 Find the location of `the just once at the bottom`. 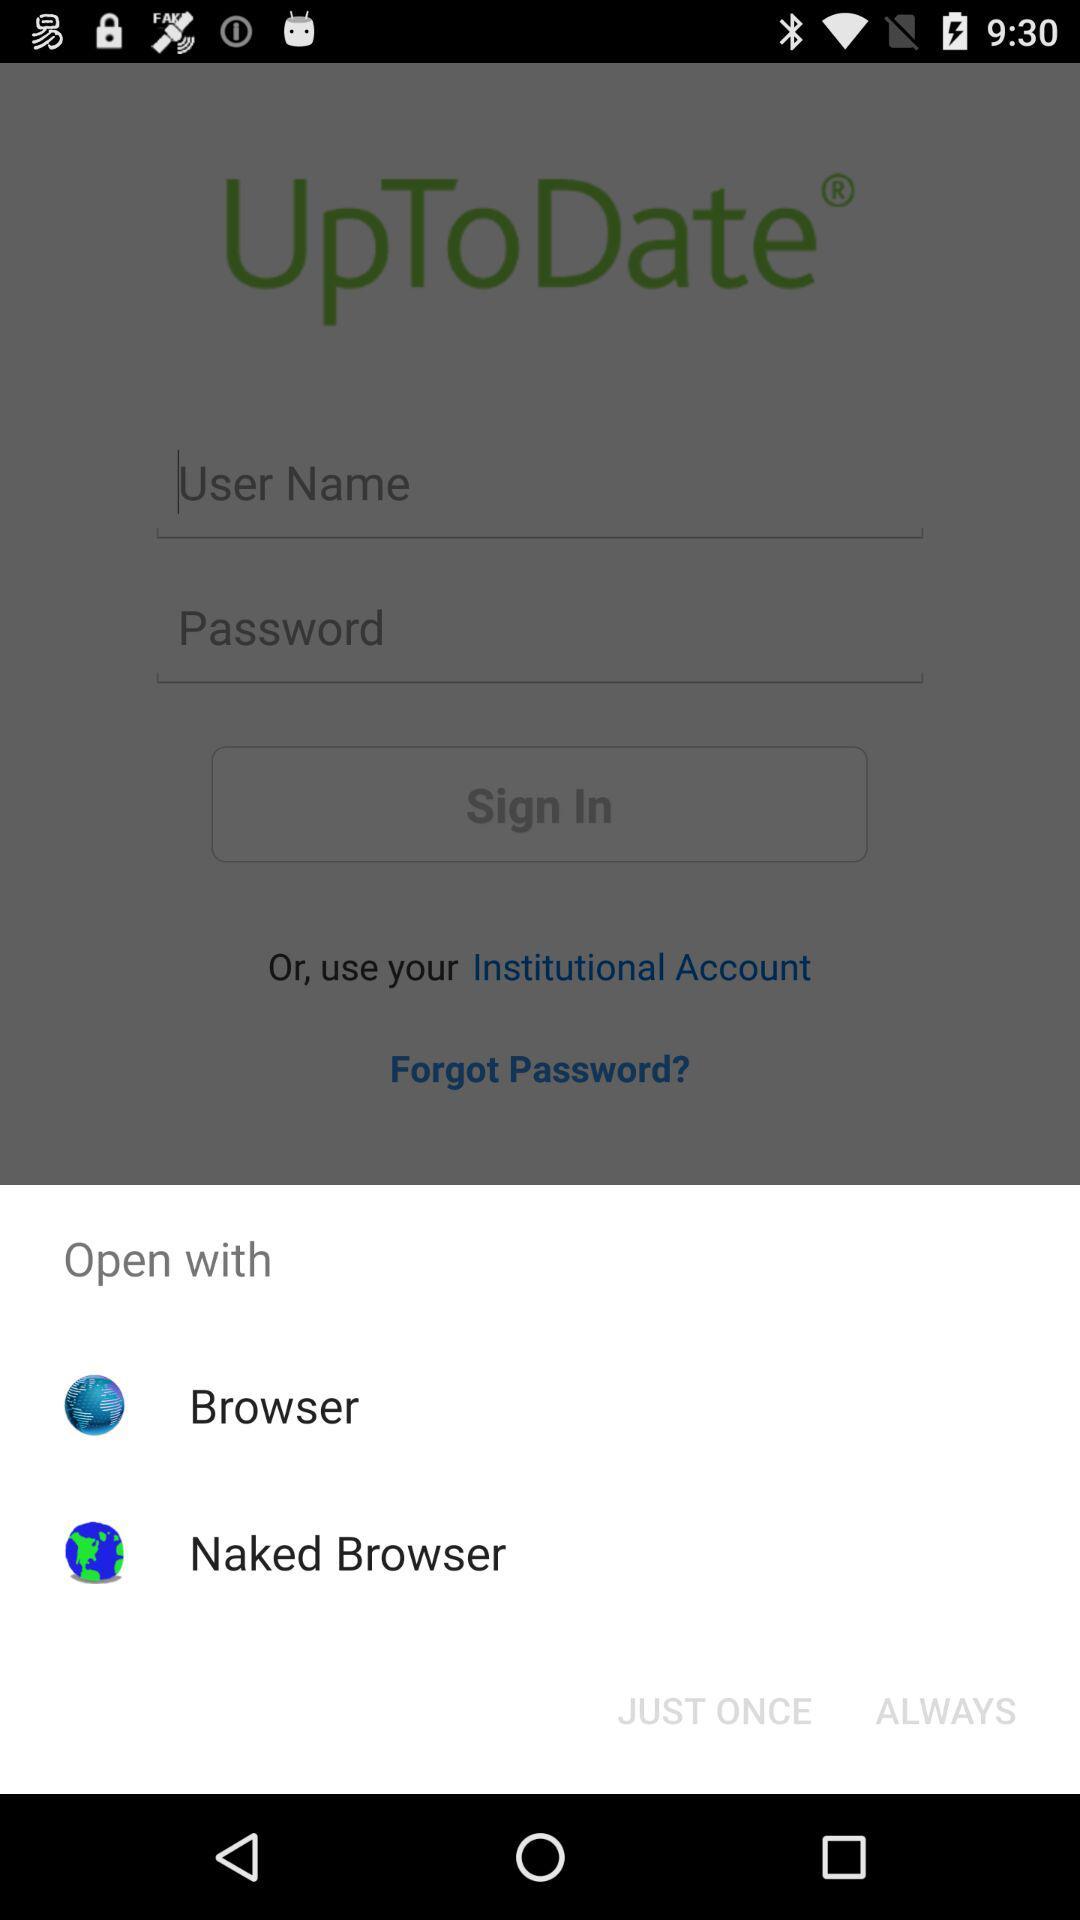

the just once at the bottom is located at coordinates (713, 1708).